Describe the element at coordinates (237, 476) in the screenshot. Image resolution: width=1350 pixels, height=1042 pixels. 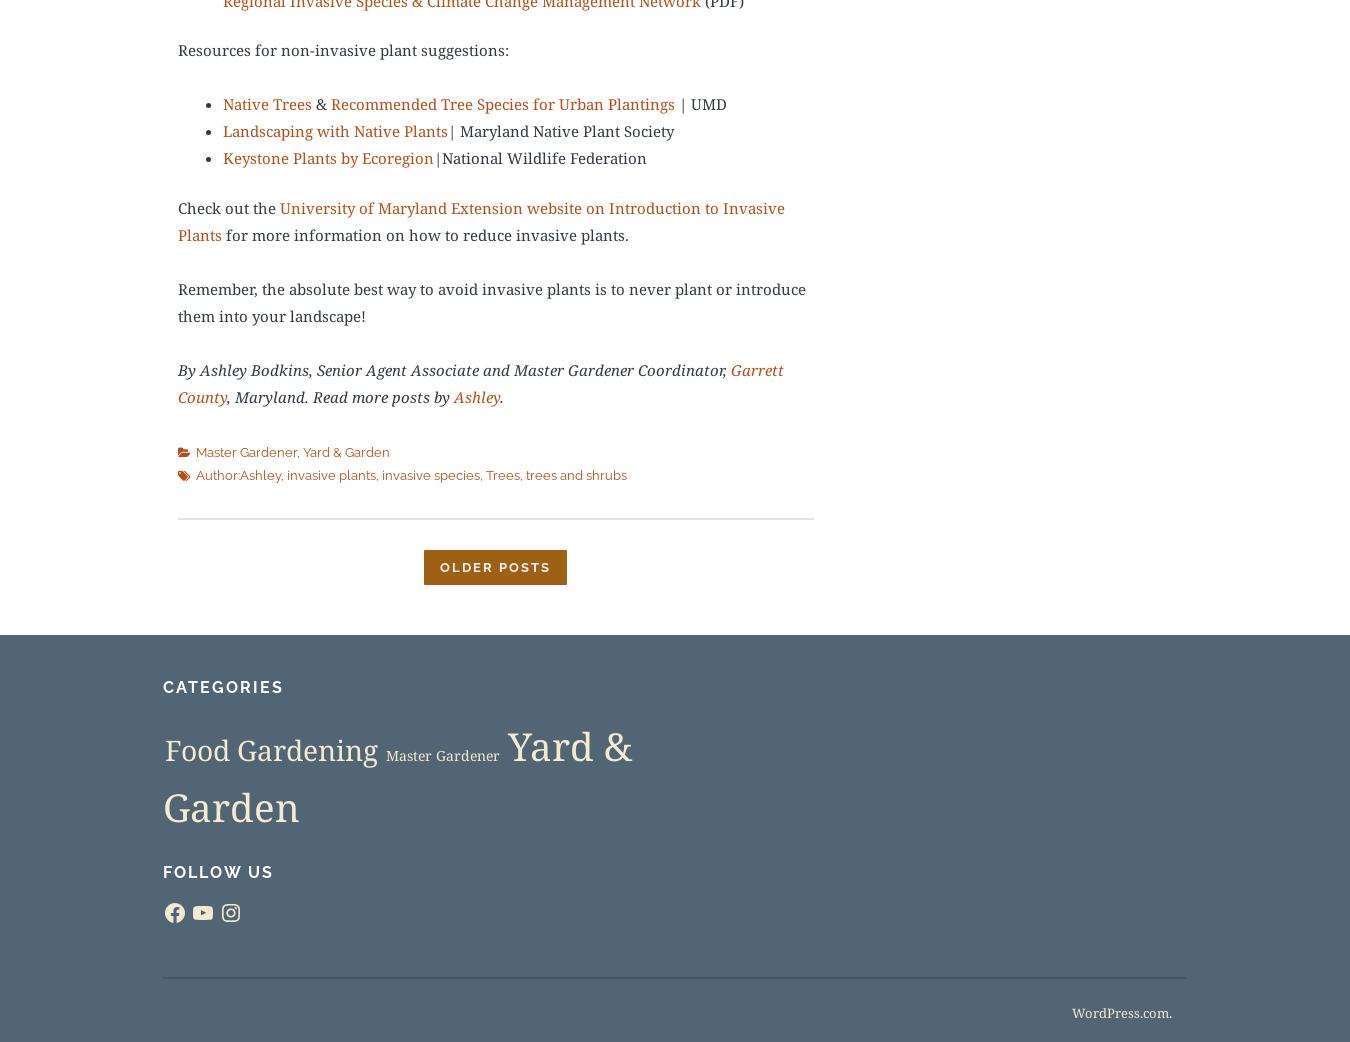
I see `'Author:Ashley'` at that location.